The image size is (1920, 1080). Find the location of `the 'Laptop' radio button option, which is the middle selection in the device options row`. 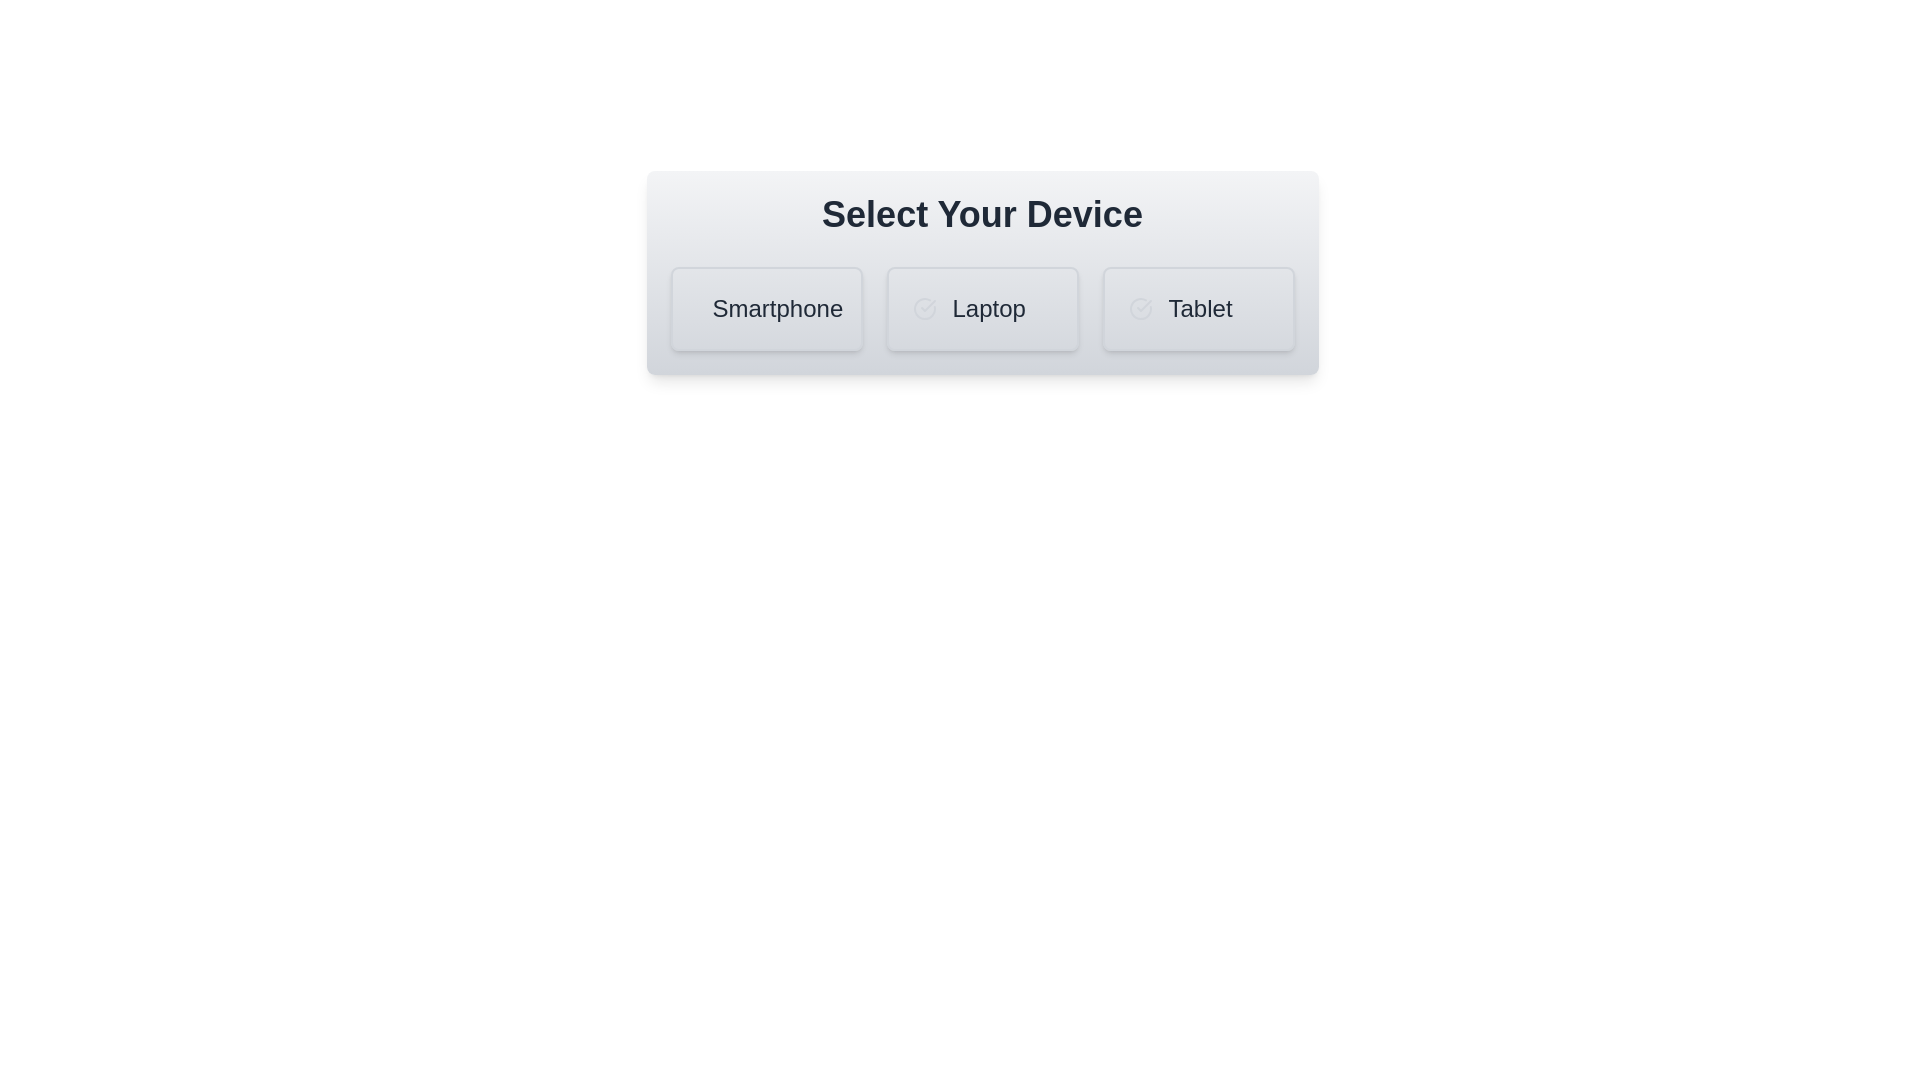

the 'Laptop' radio button option, which is the middle selection in the device options row is located at coordinates (982, 308).